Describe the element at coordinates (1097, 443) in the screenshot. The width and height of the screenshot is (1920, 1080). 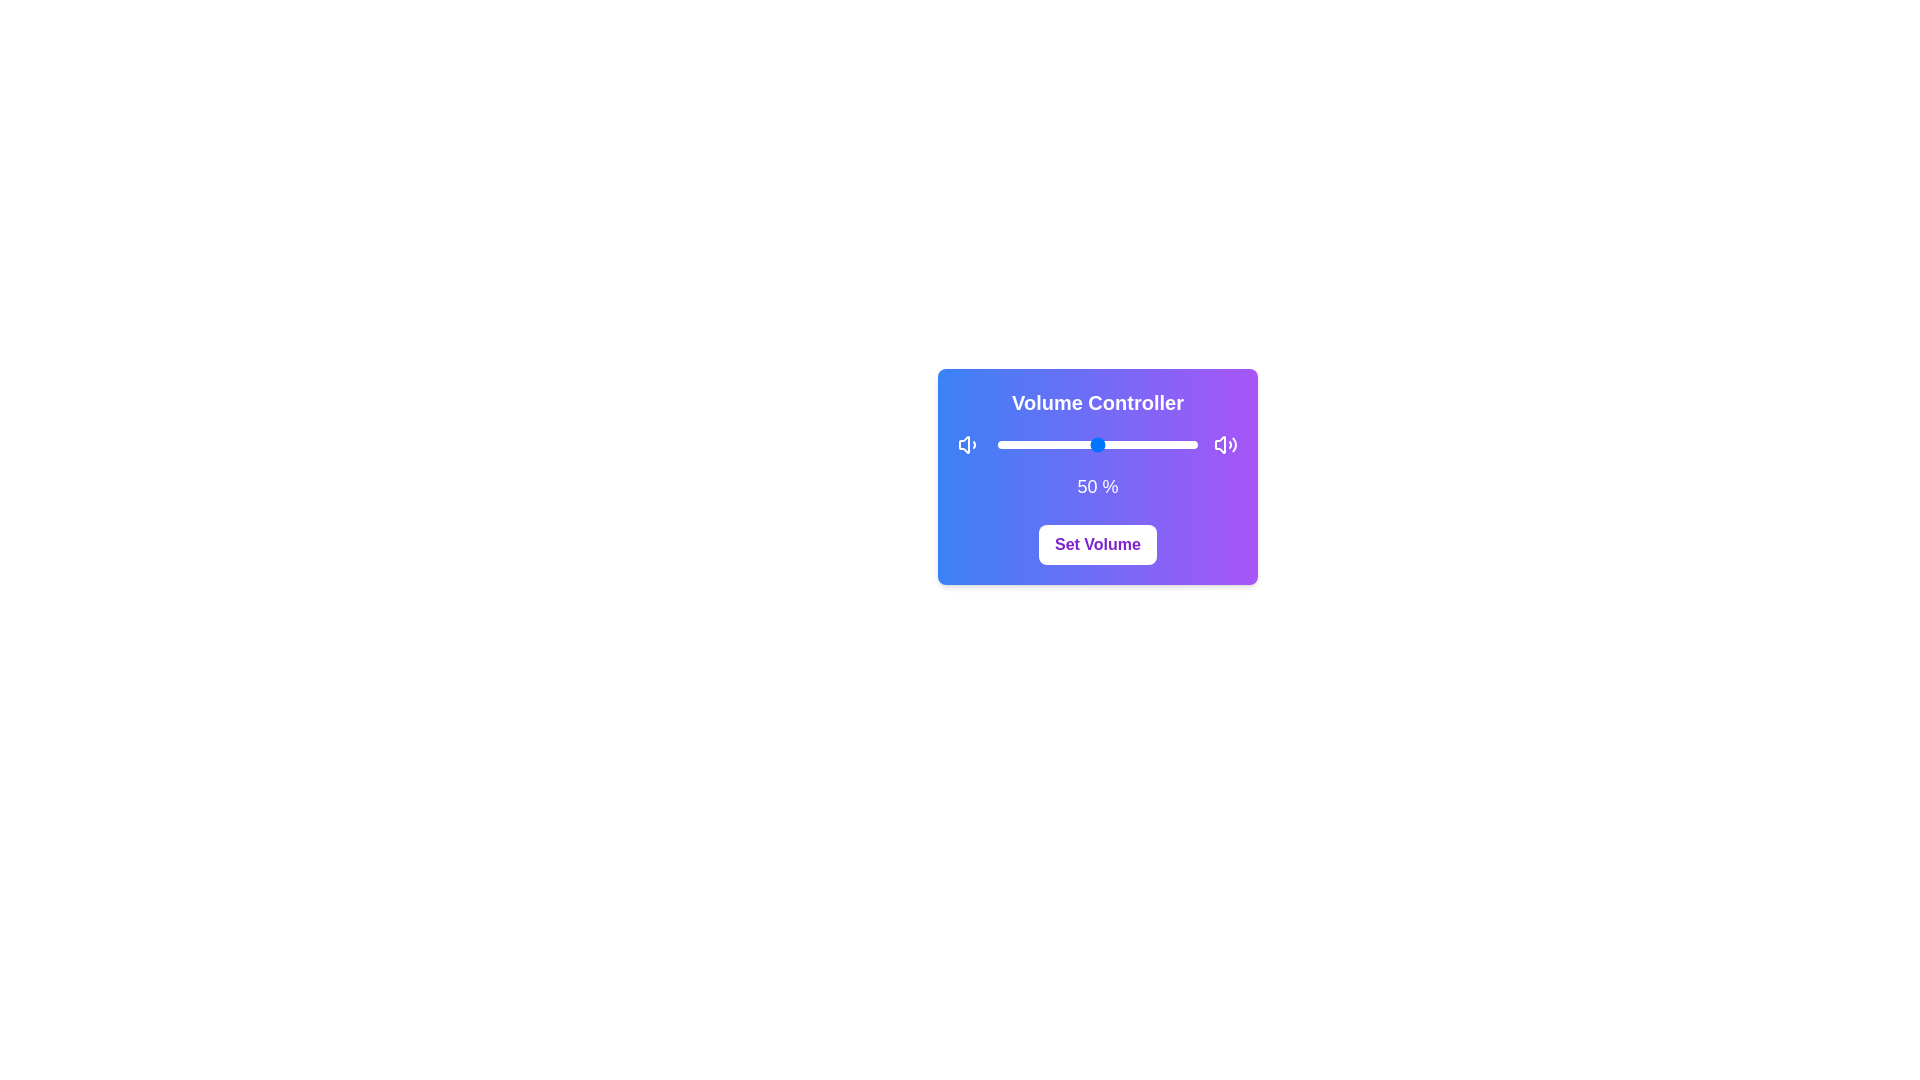
I see `the slider to set the volume to 50%` at that location.